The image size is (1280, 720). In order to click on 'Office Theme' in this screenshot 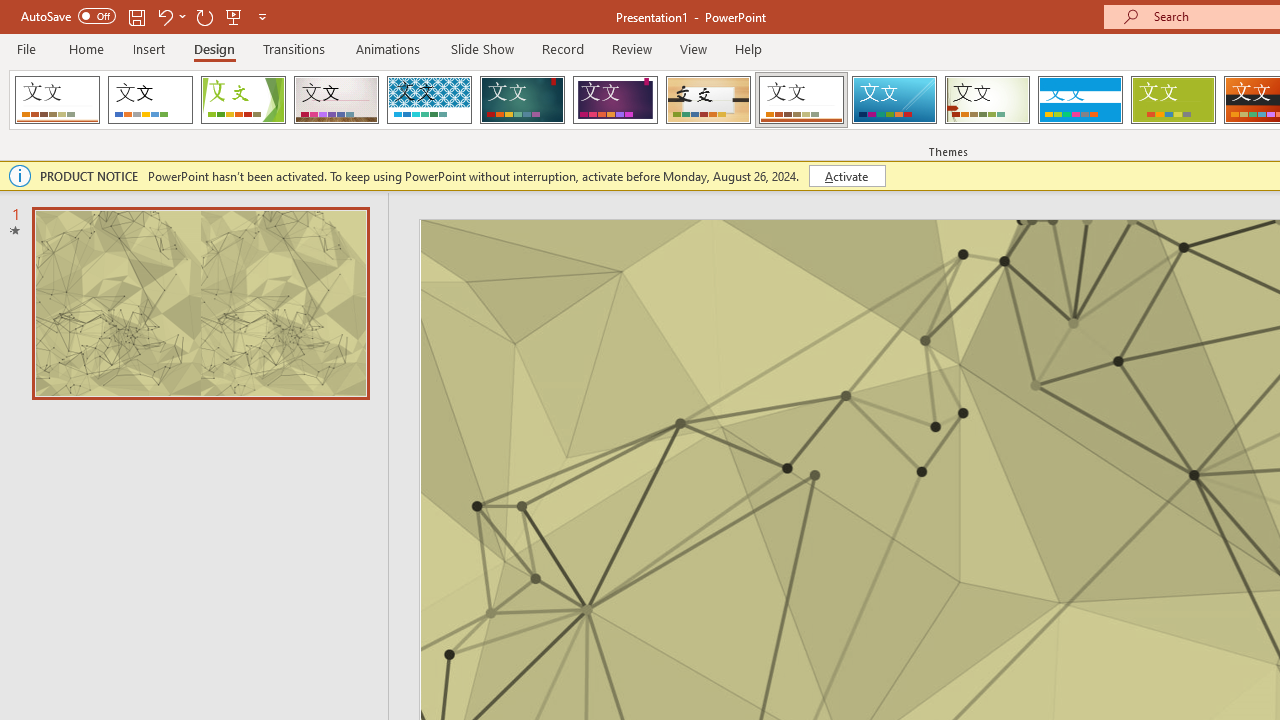, I will do `click(149, 100)`.